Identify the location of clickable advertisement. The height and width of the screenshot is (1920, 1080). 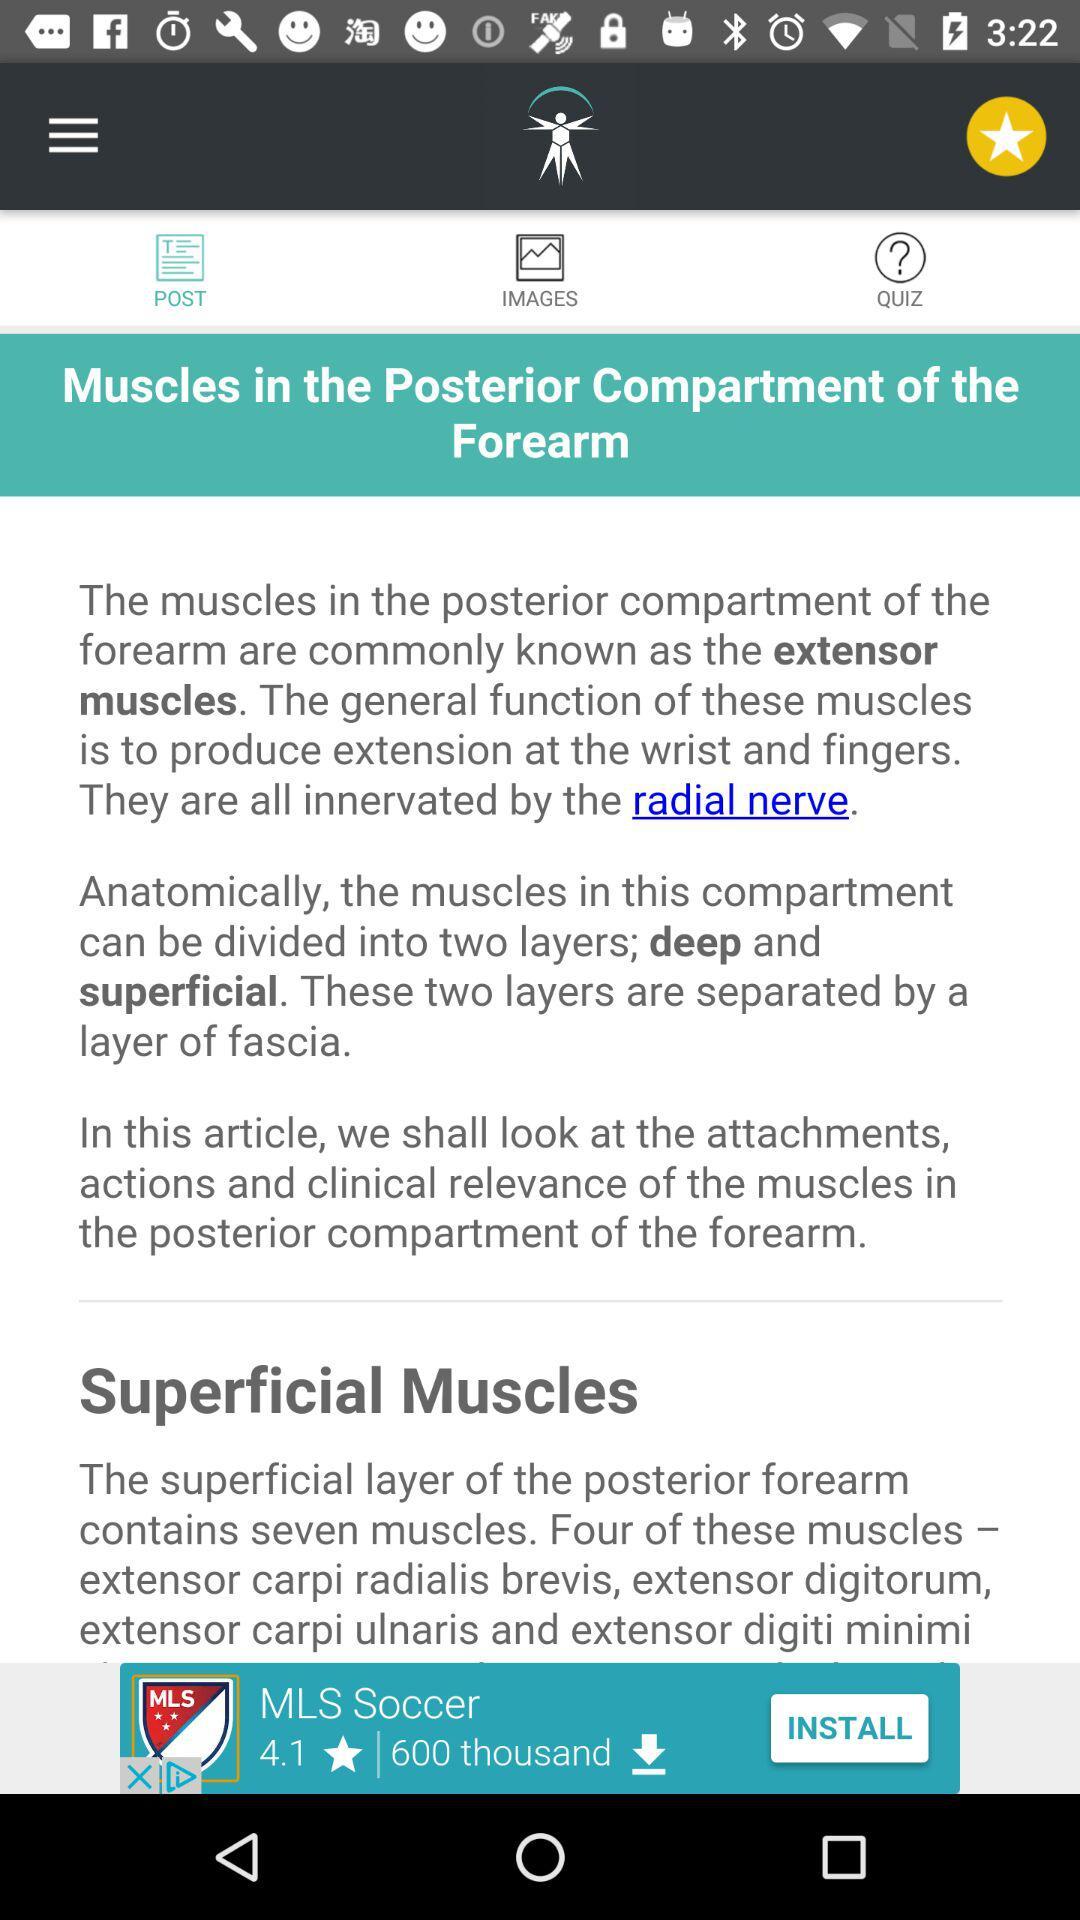
(540, 1727).